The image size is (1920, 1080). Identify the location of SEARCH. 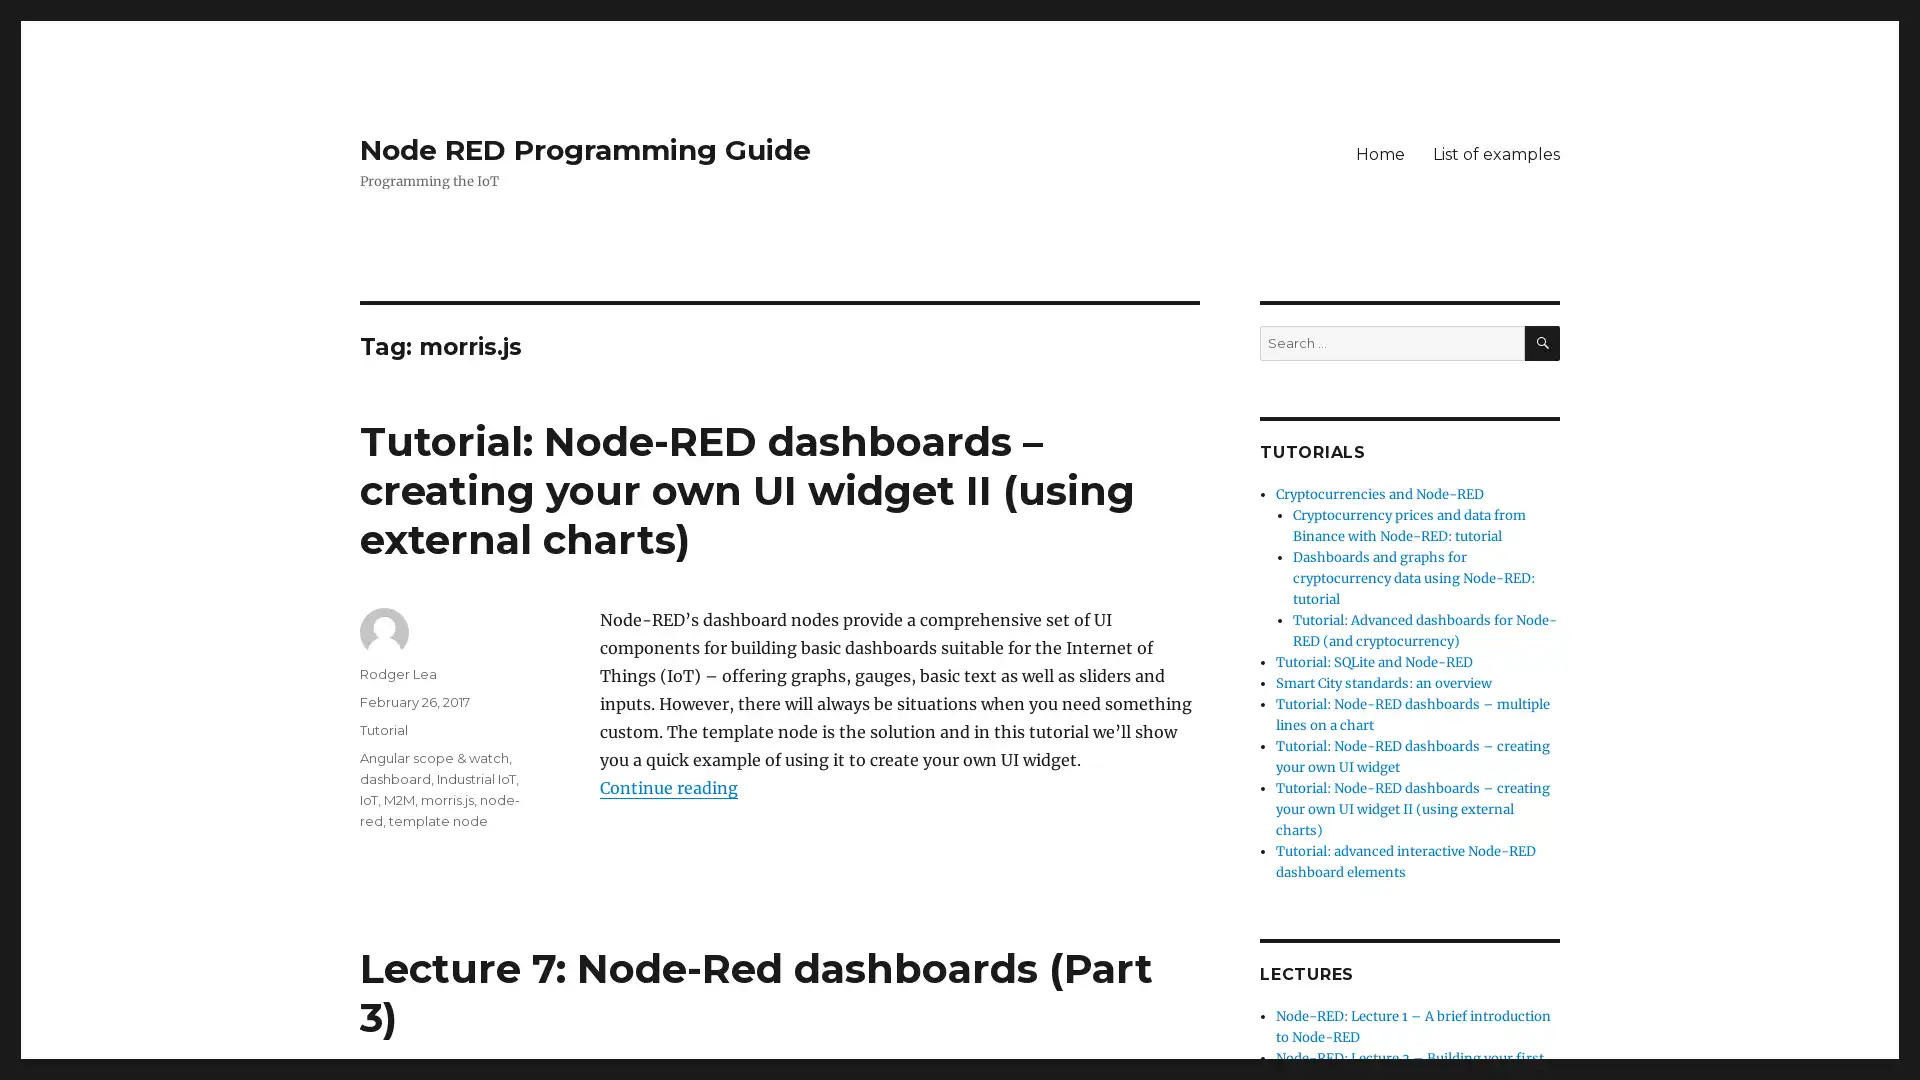
(1541, 342).